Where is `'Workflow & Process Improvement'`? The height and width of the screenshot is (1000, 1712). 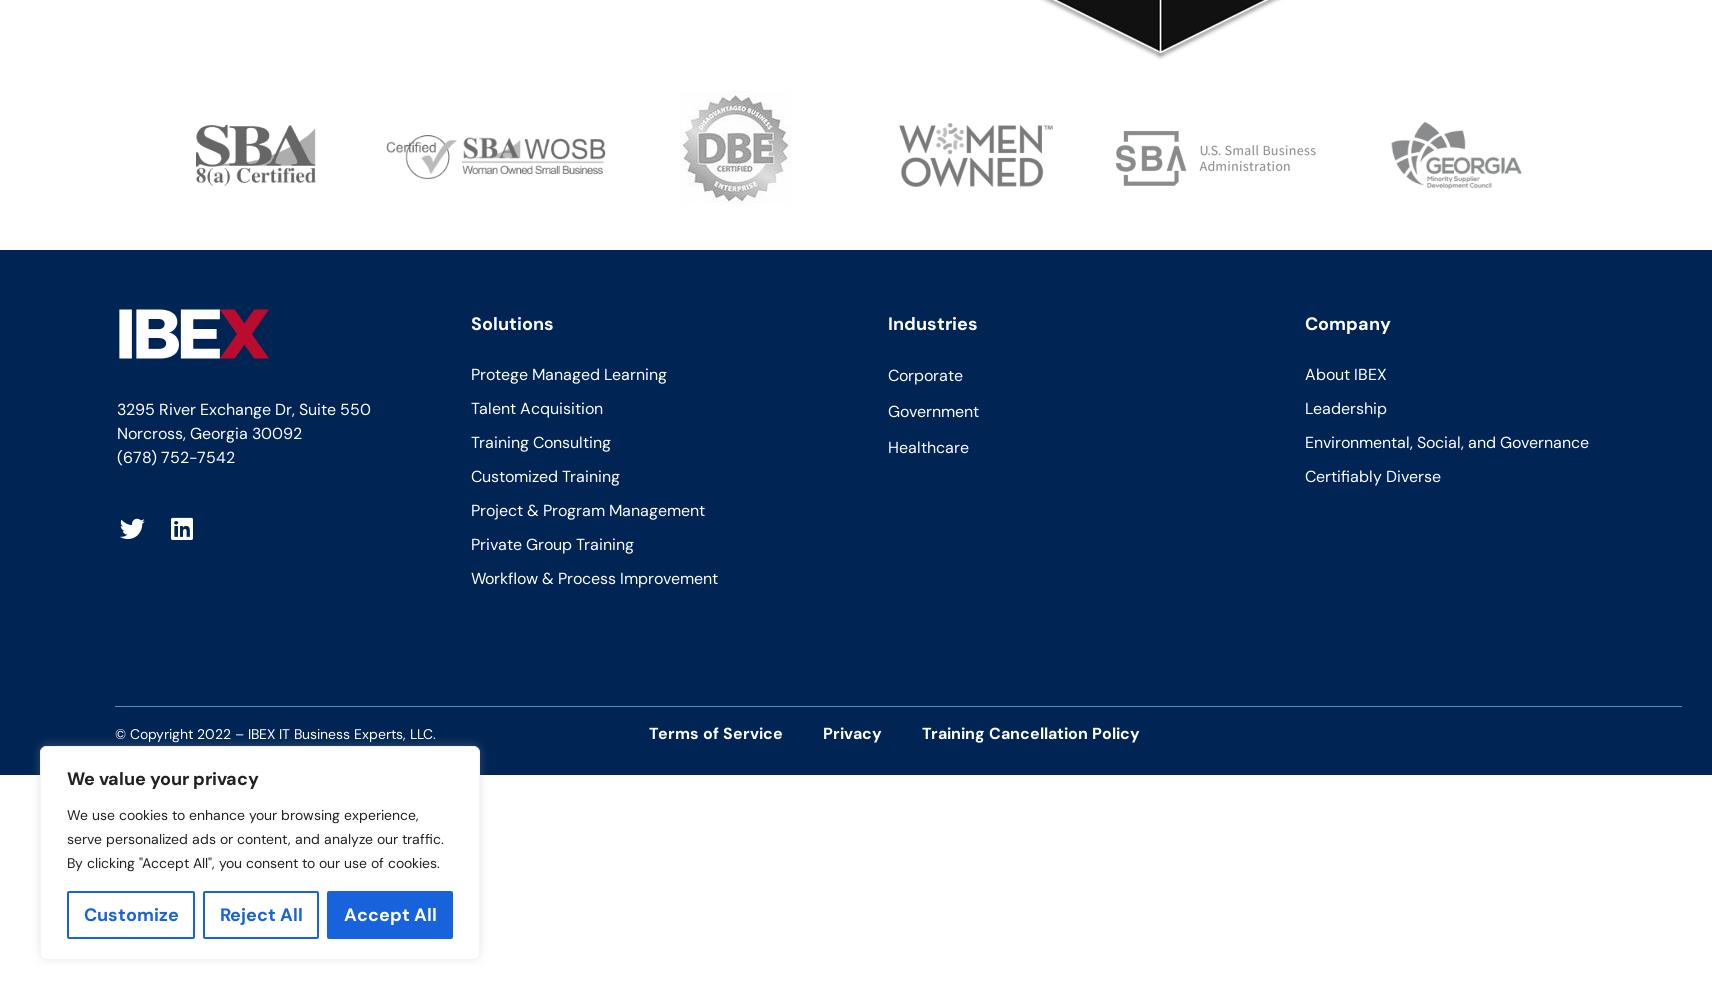
'Workflow & Process Improvement' is located at coordinates (592, 576).